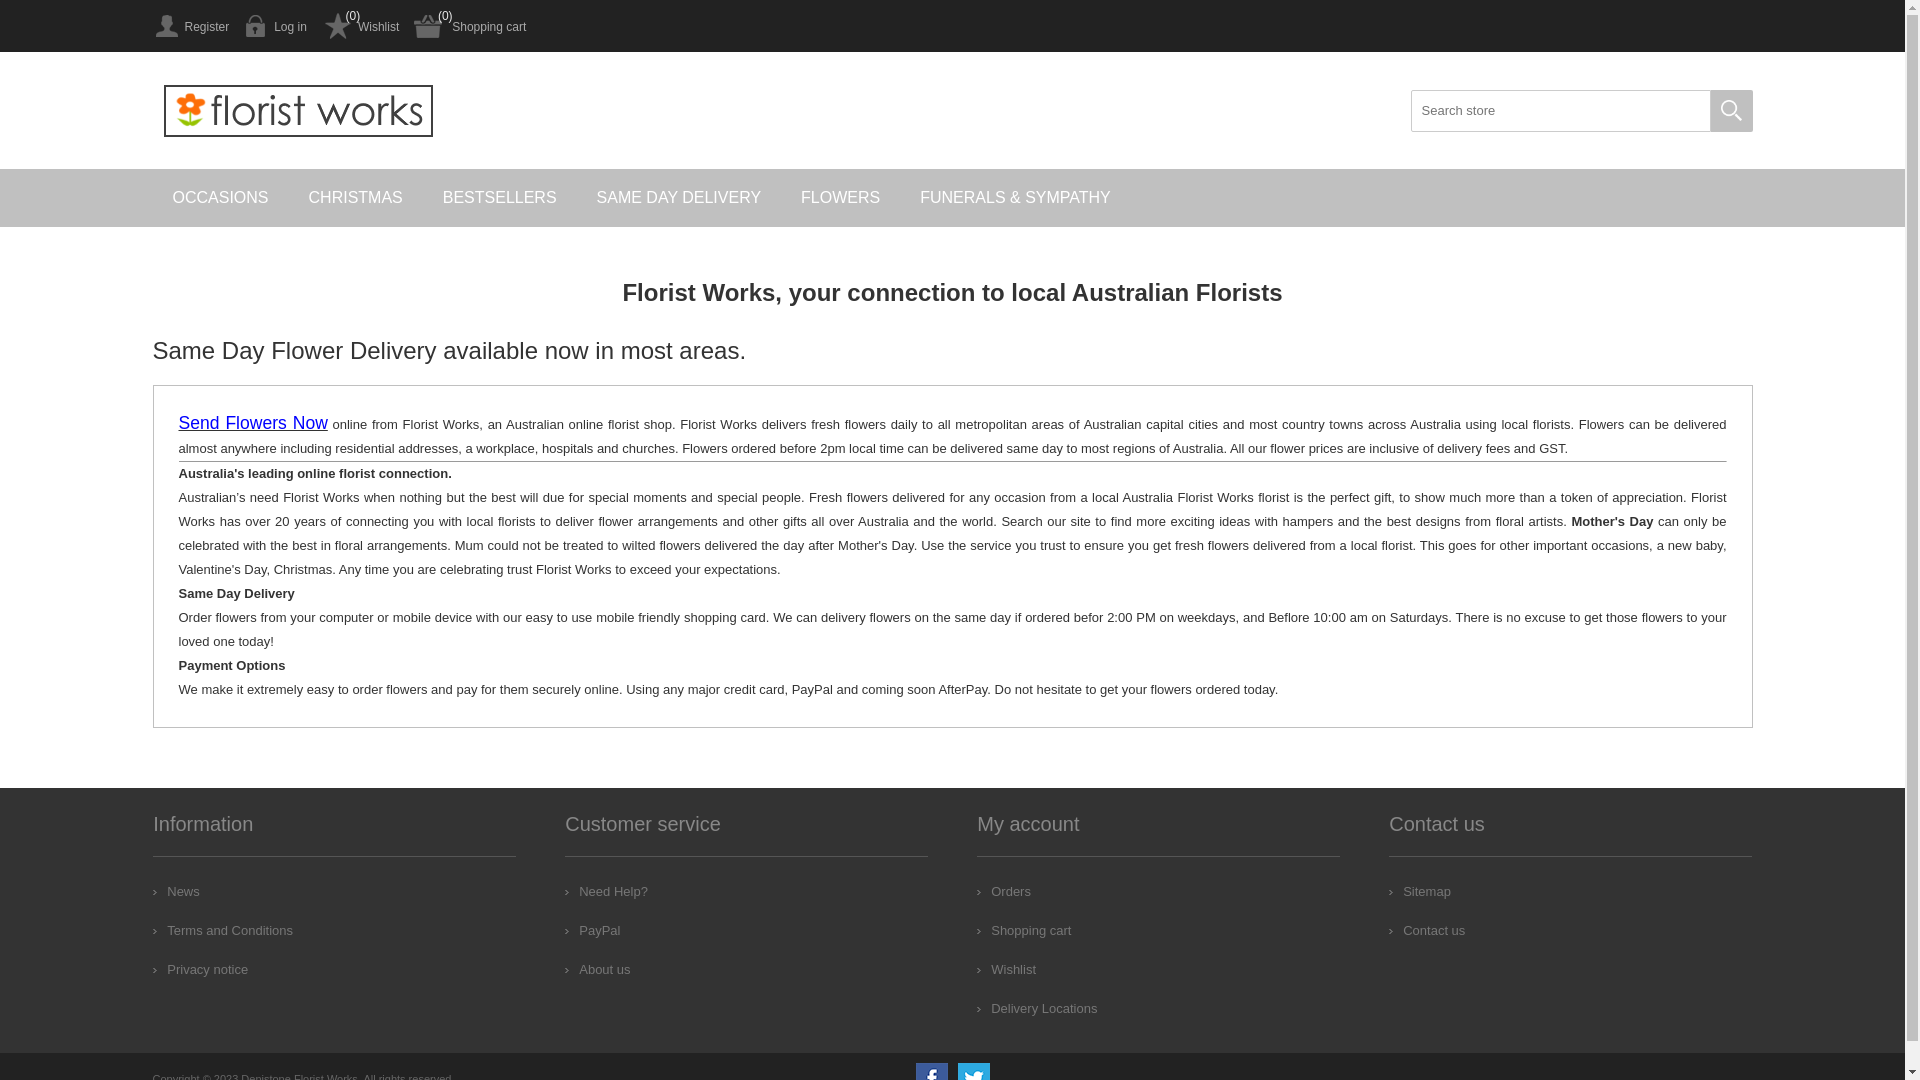  What do you see at coordinates (152, 968) in the screenshot?
I see `'Privacy notice'` at bounding box center [152, 968].